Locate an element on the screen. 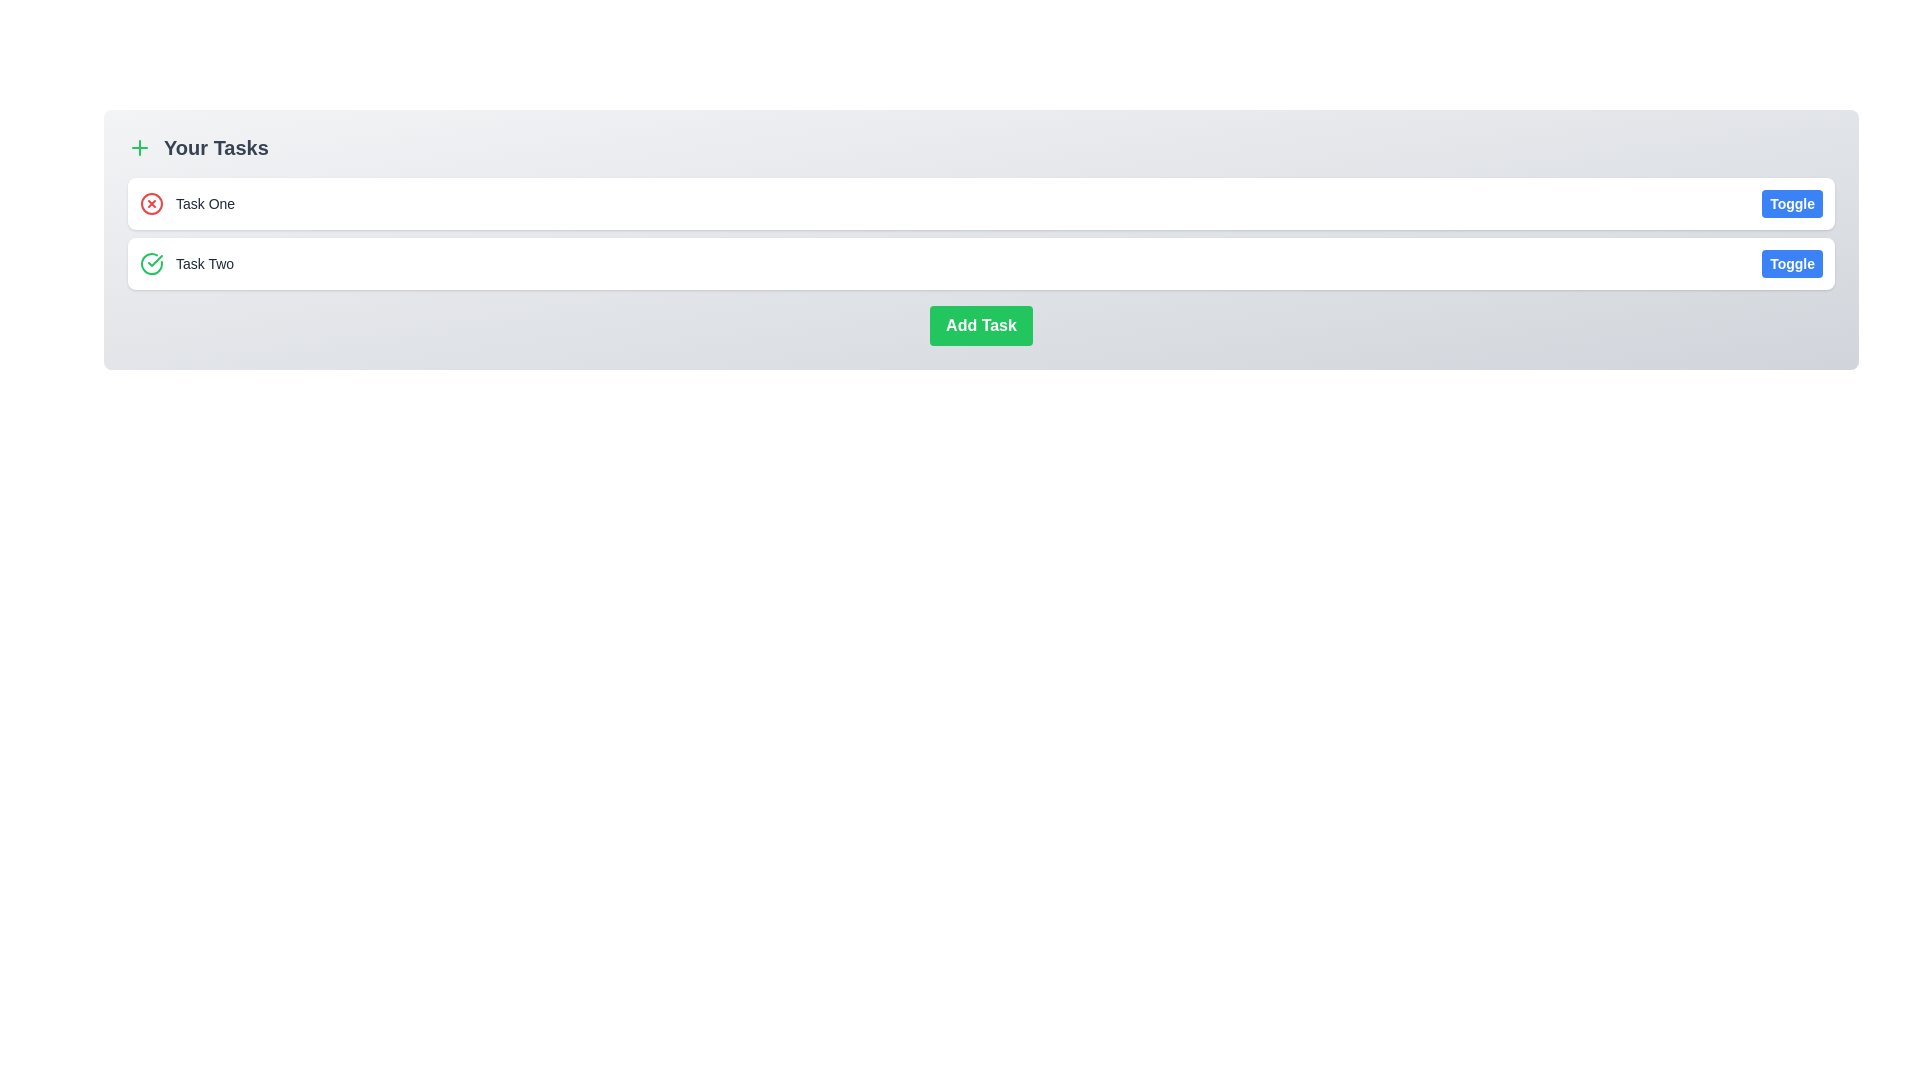  the green check symbol icon enclosed within a circle, located to the left of the text 'Task Two' in the task list is located at coordinates (151, 262).